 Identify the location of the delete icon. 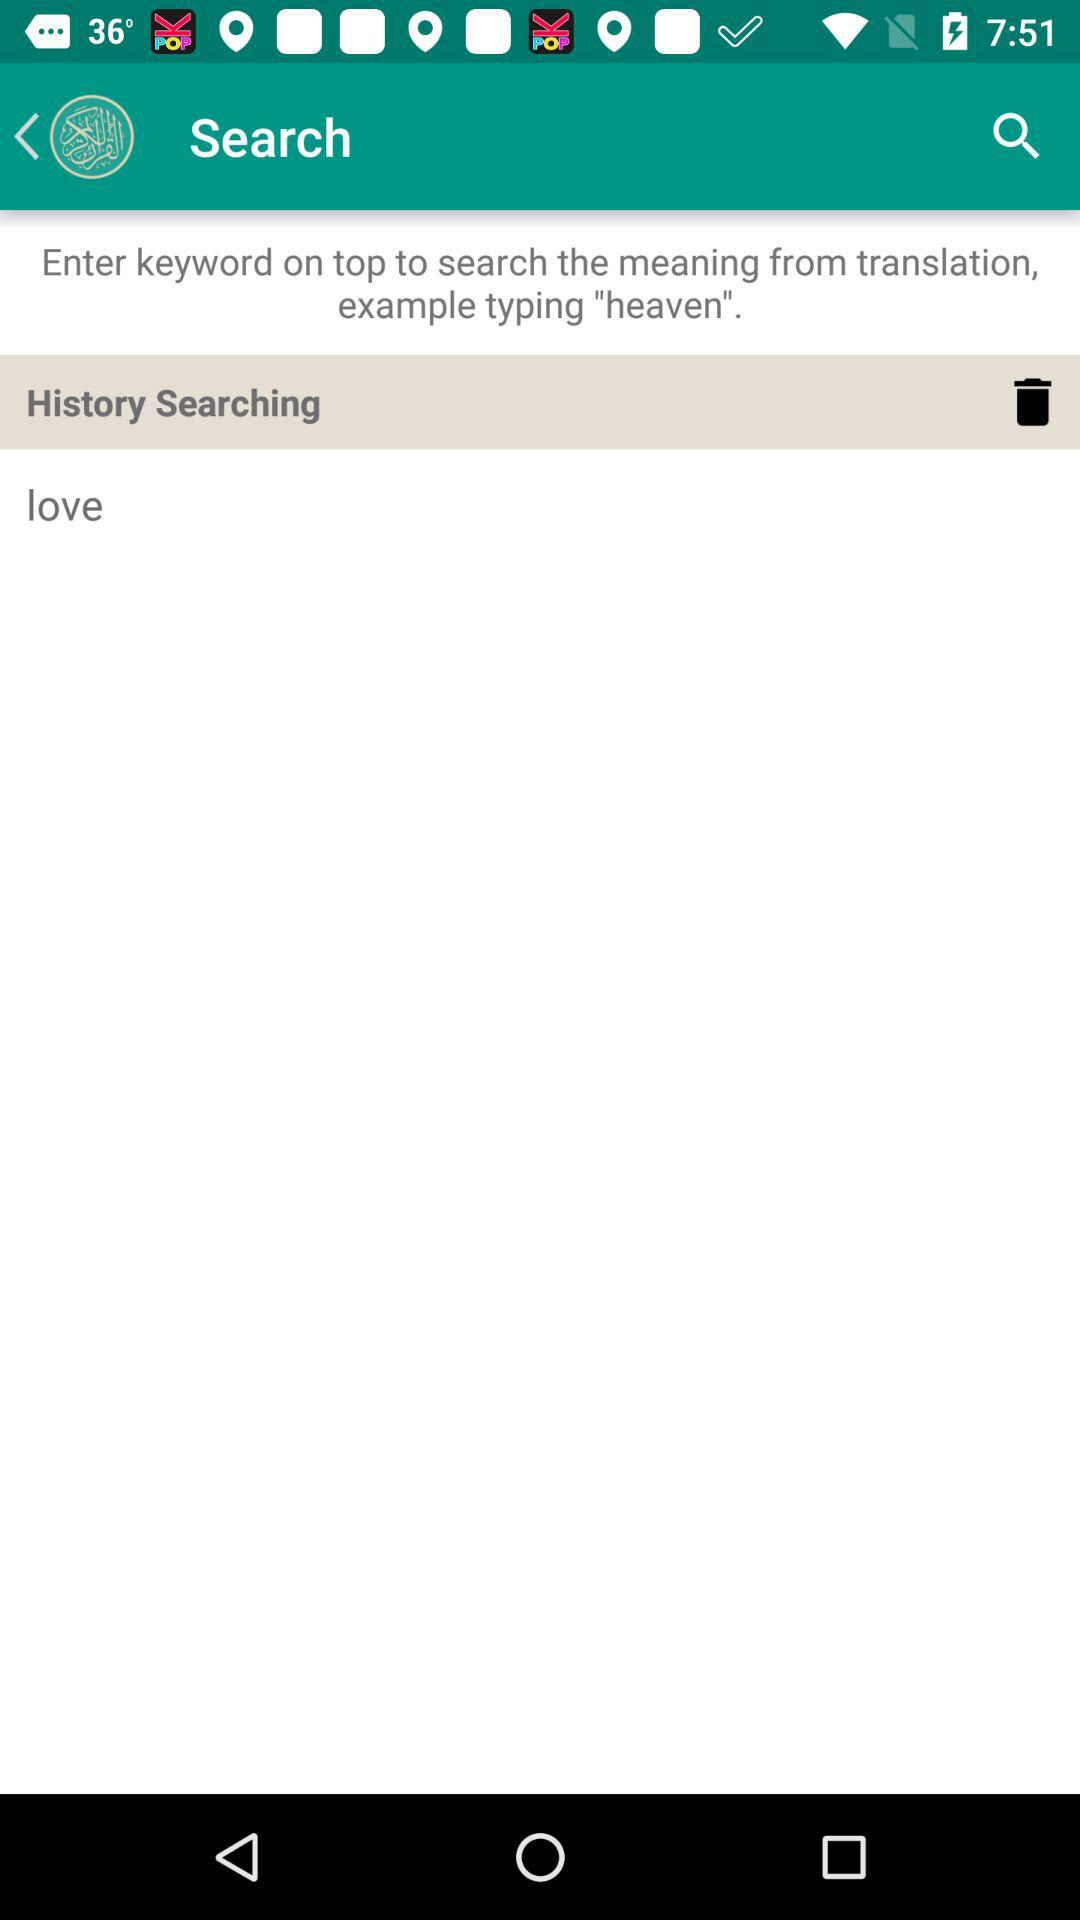
(1032, 401).